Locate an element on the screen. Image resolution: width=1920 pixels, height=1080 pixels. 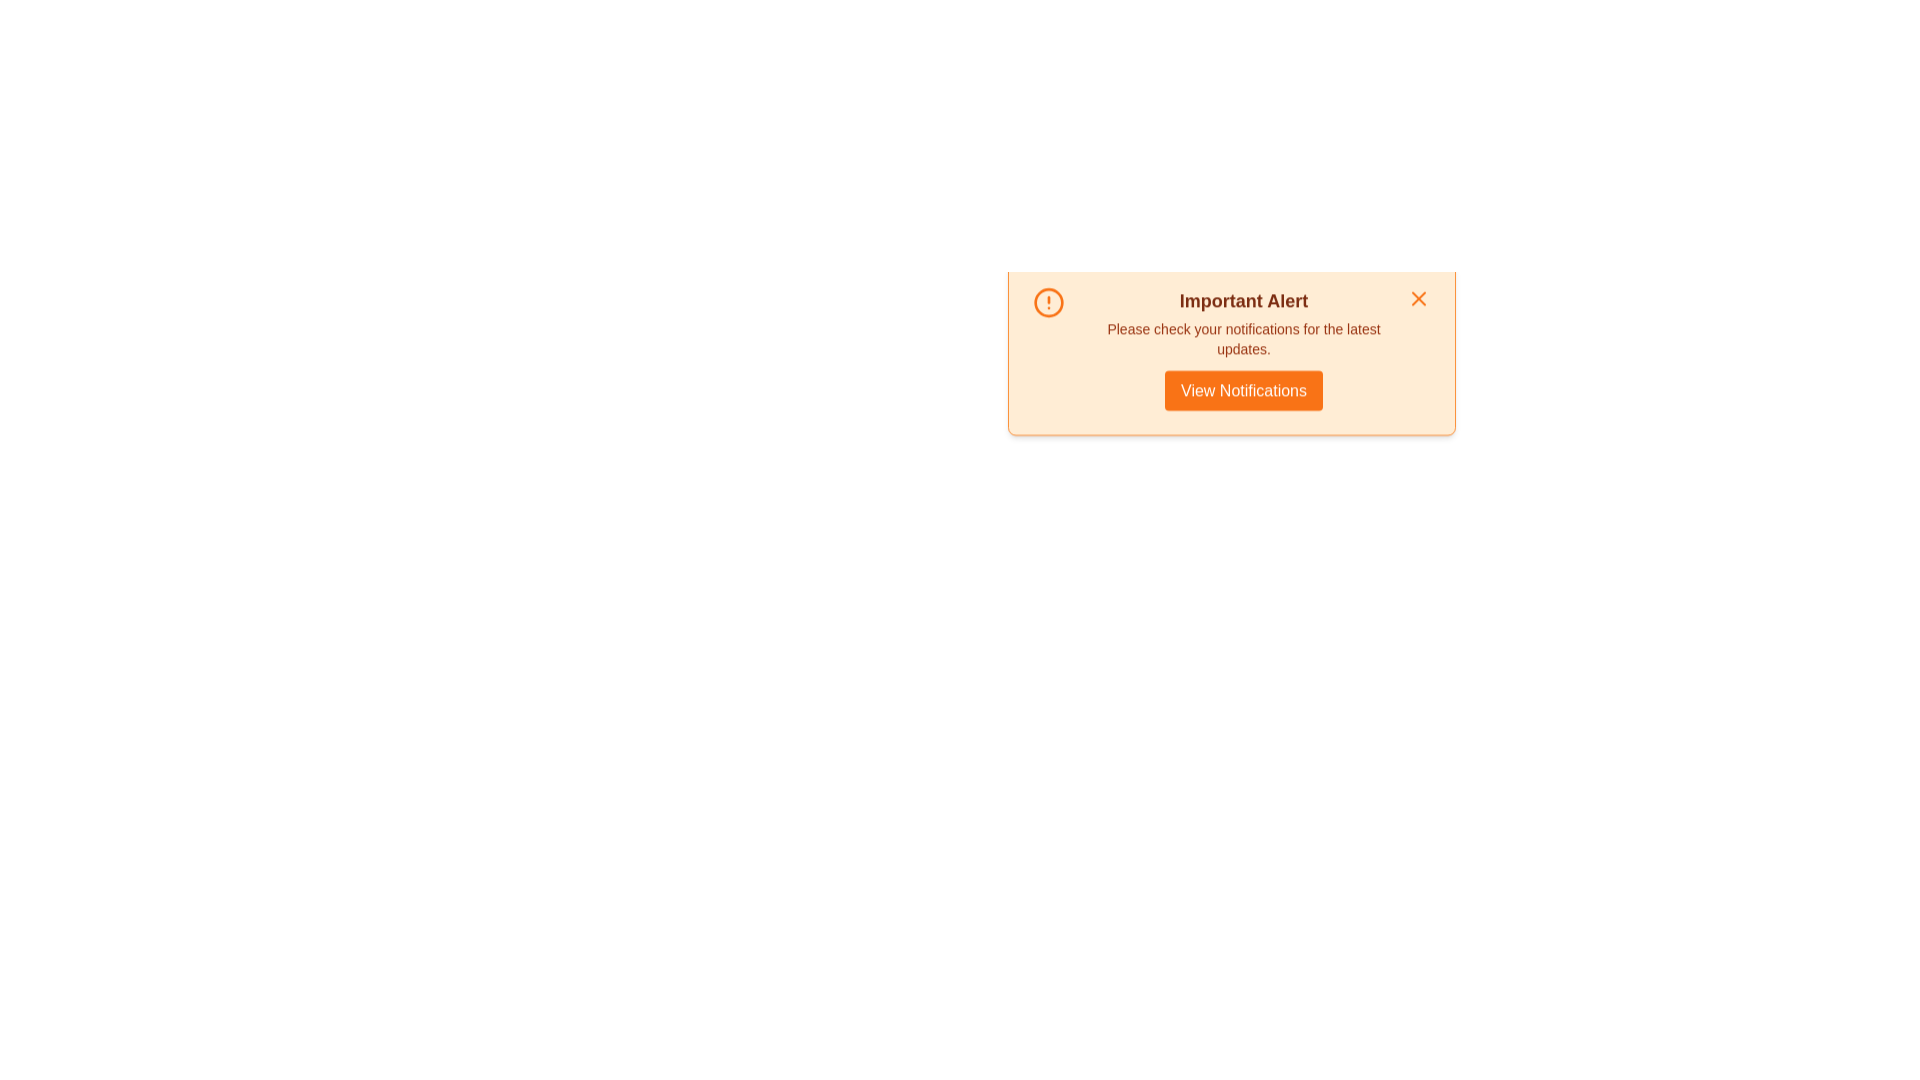
the 'View Notifications' button to navigate to the notifications center is located at coordinates (1242, 405).